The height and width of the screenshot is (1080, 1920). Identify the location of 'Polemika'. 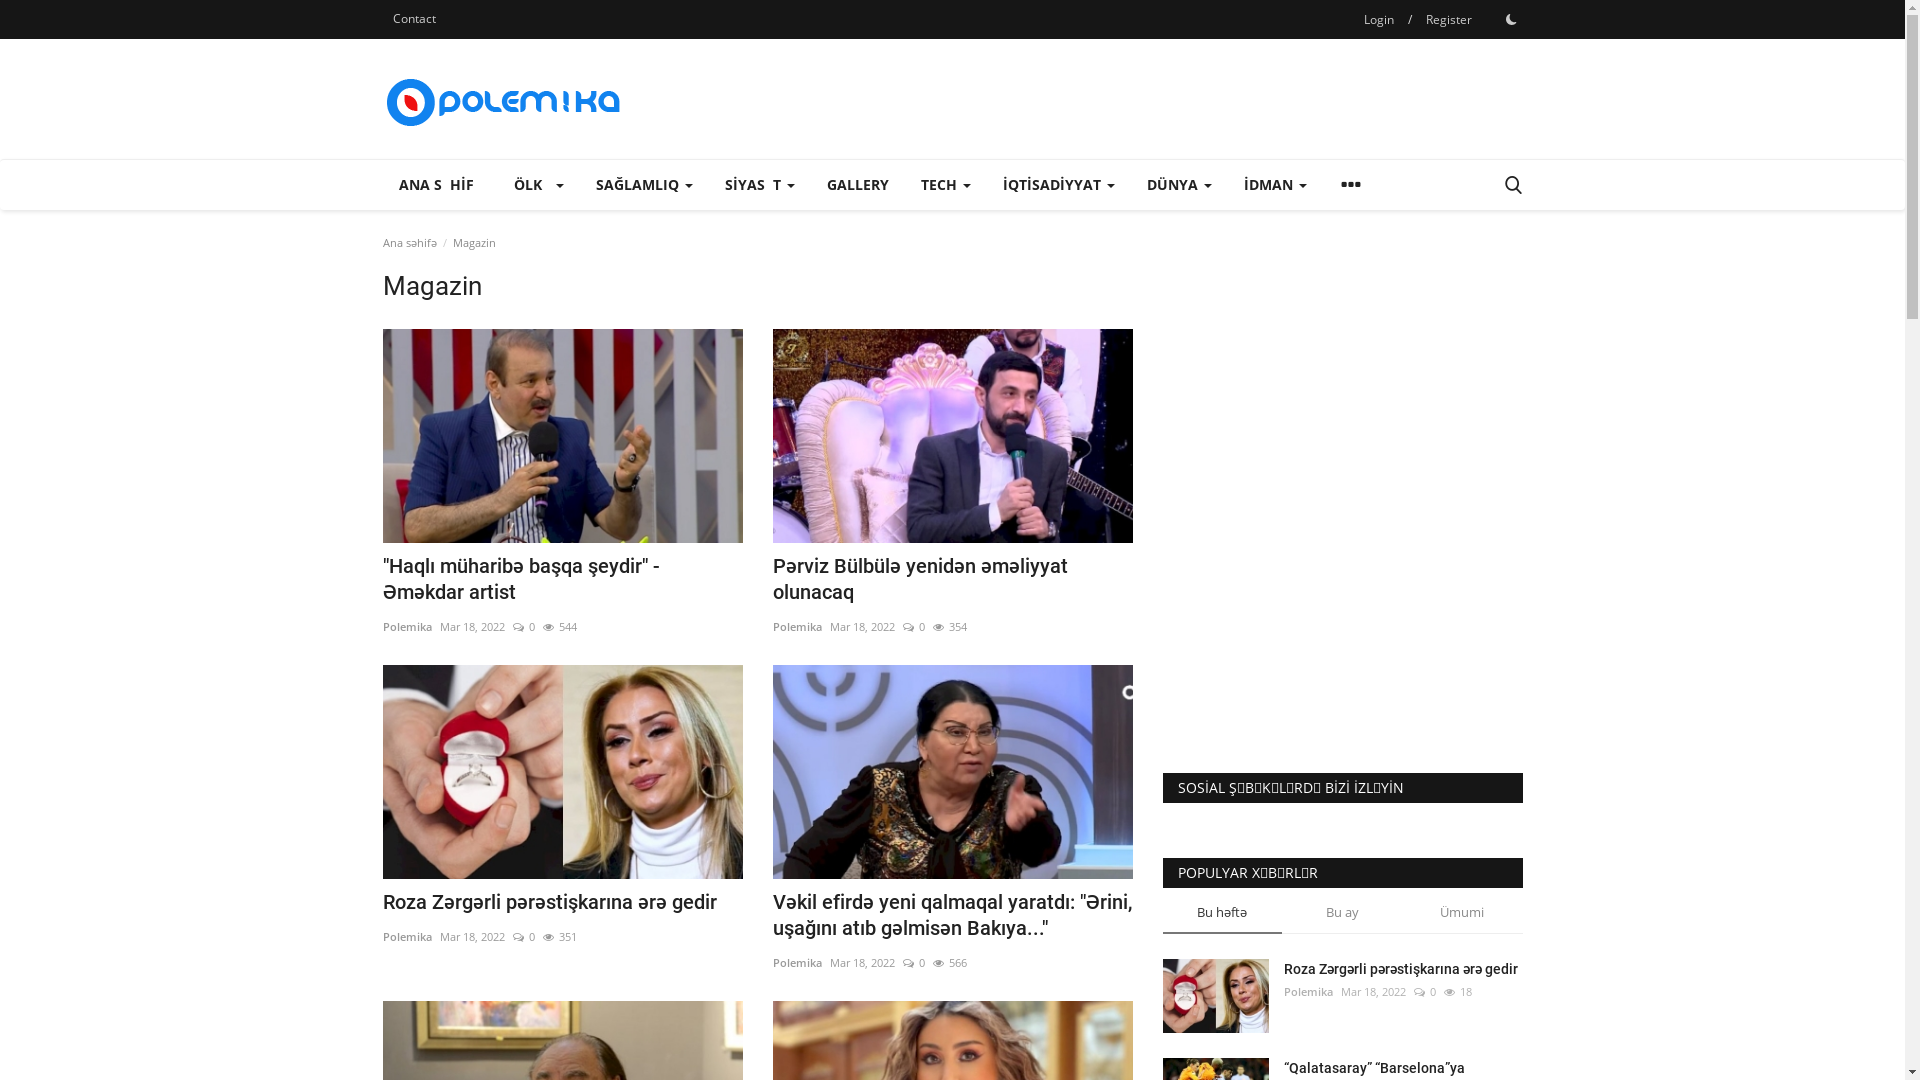
(795, 962).